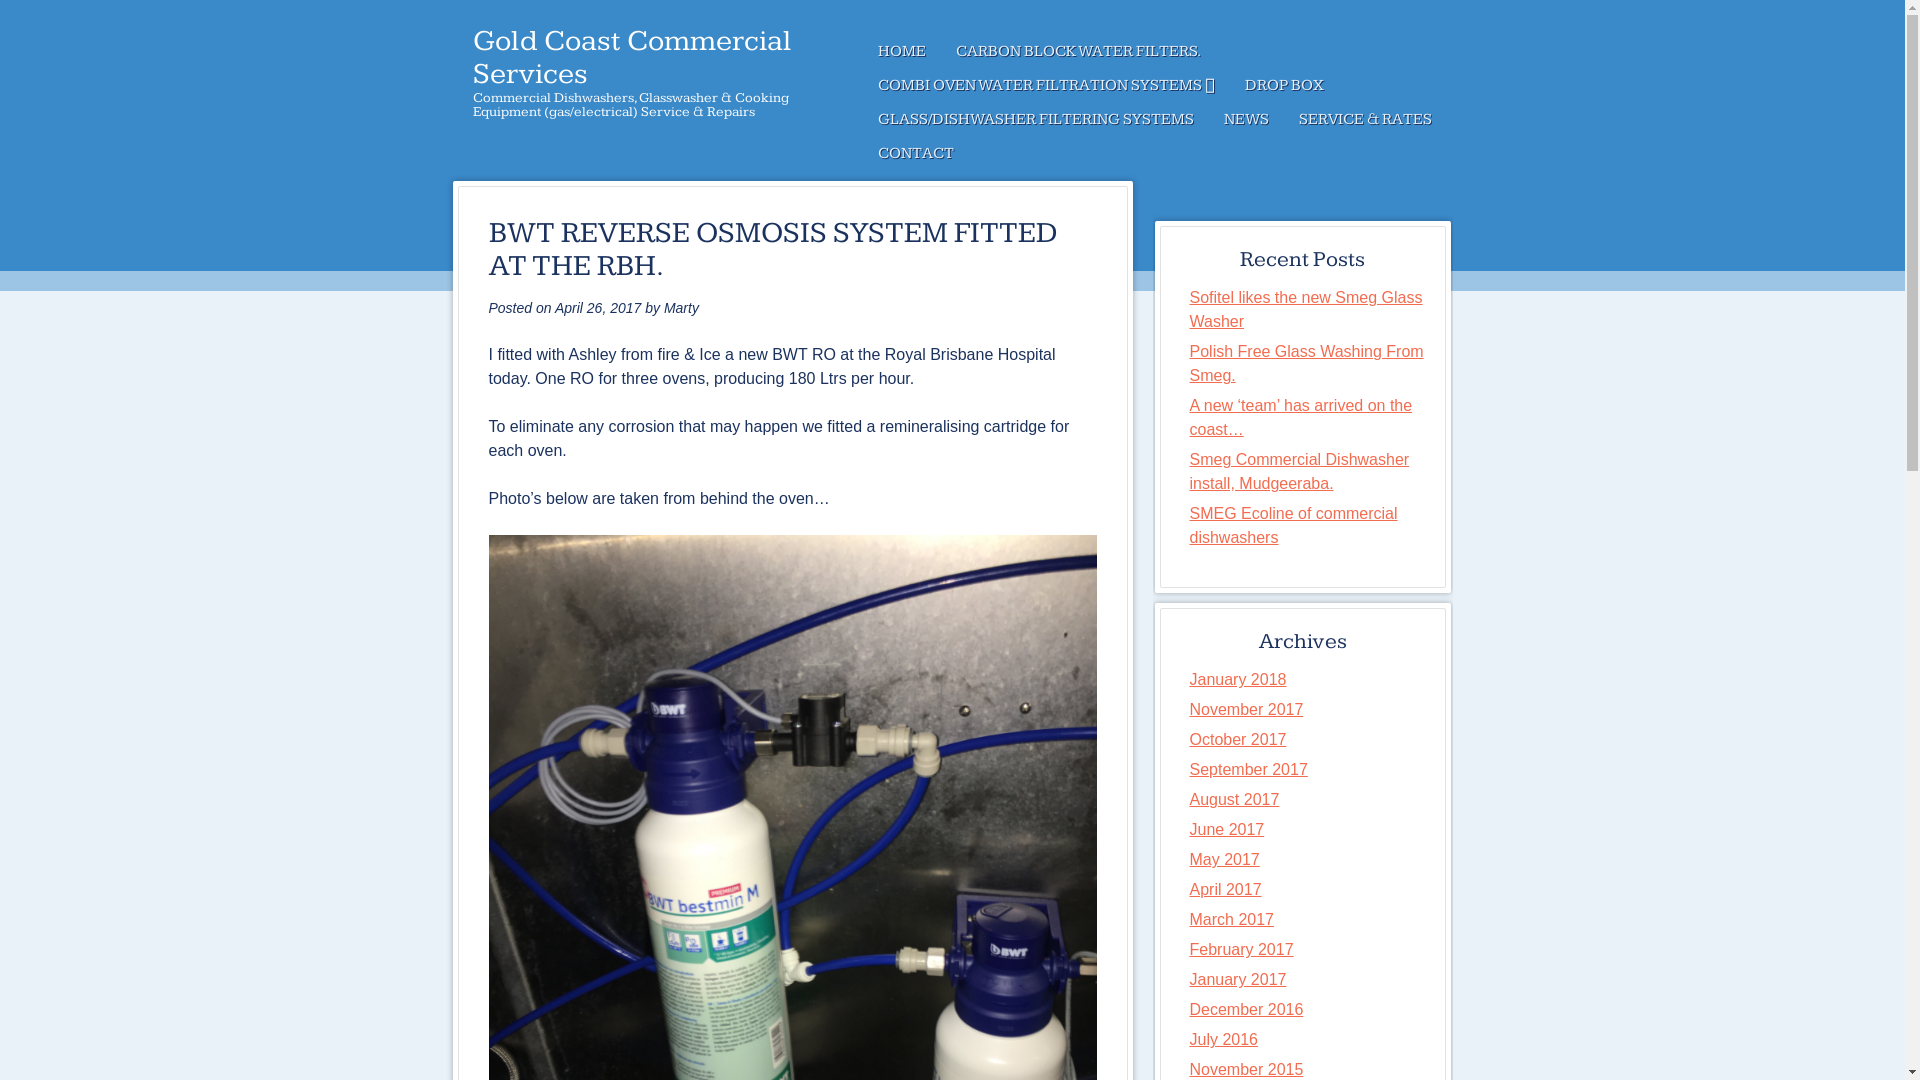 The height and width of the screenshot is (1080, 1920). What do you see at coordinates (1241, 948) in the screenshot?
I see `'February 2017'` at bounding box center [1241, 948].